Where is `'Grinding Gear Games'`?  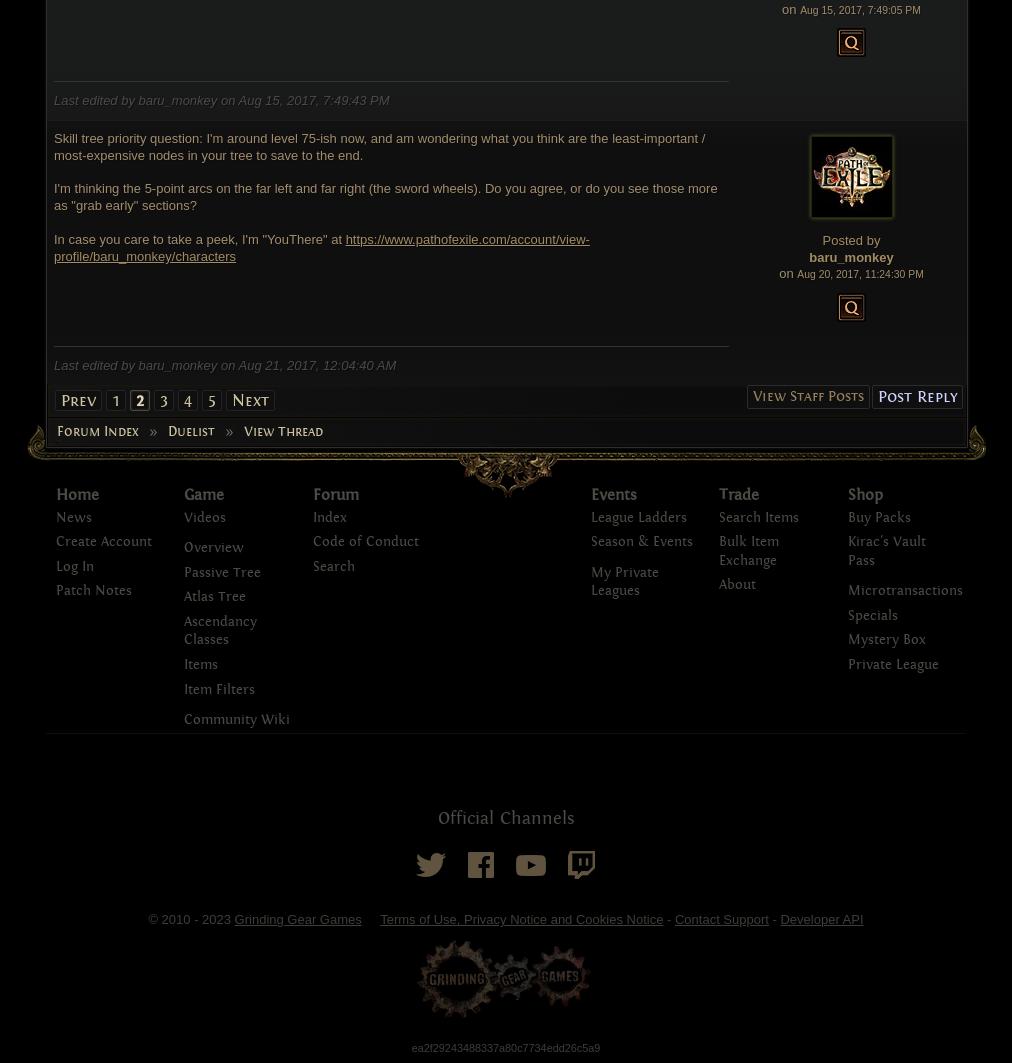 'Grinding Gear Games' is located at coordinates (296, 918).